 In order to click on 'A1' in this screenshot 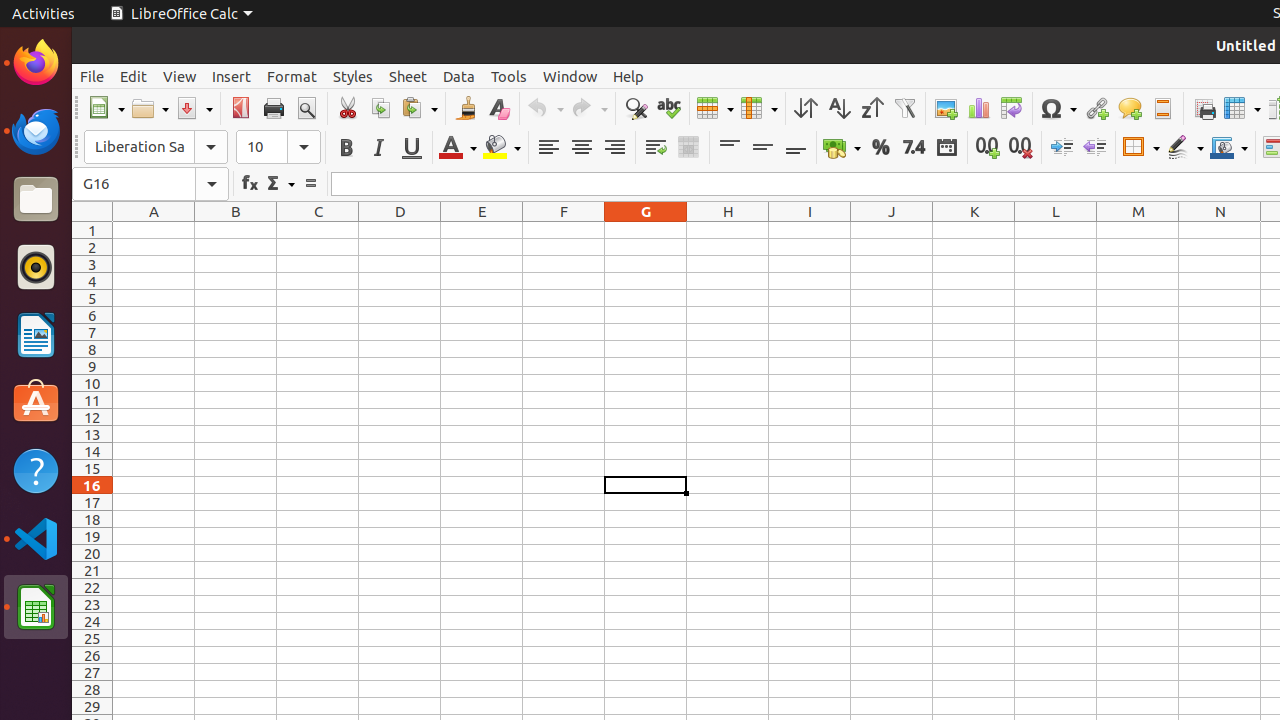, I will do `click(152, 229)`.